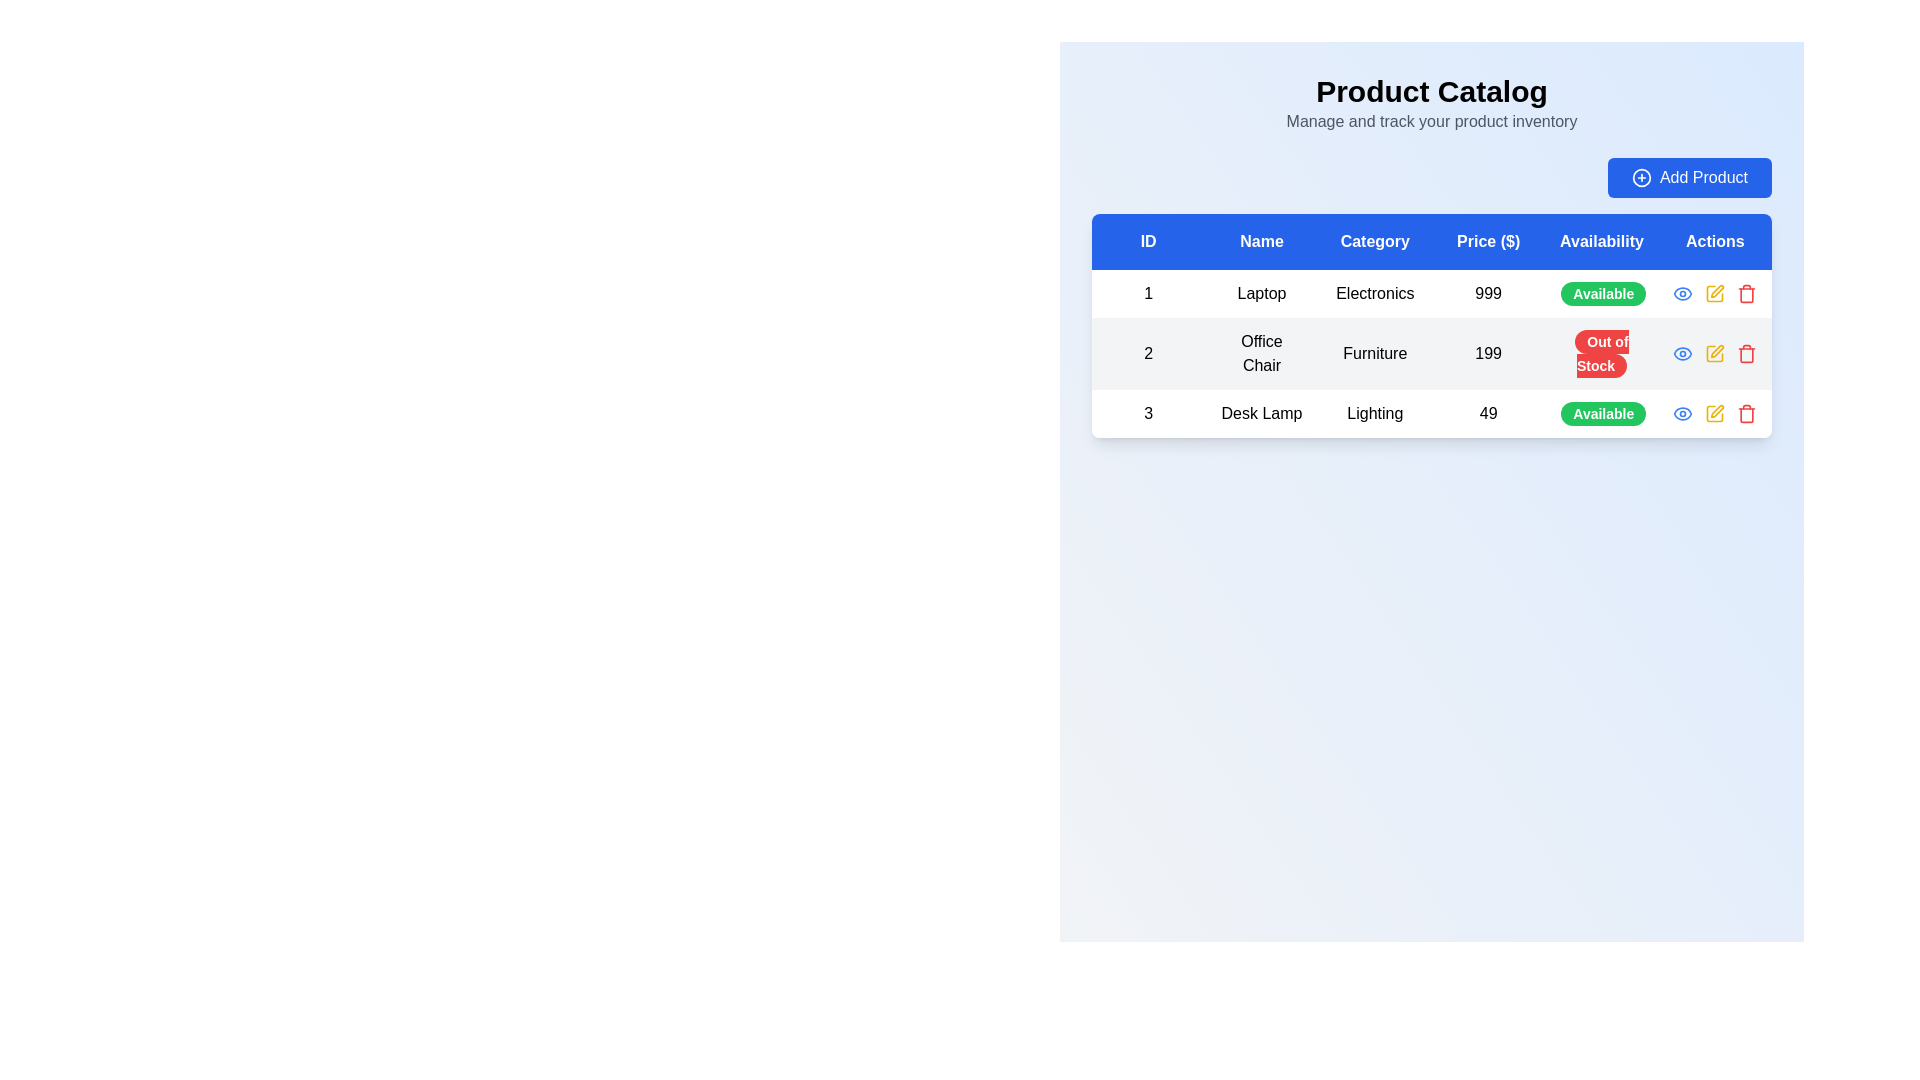 Image resolution: width=1920 pixels, height=1080 pixels. What do you see at coordinates (1714, 353) in the screenshot?
I see `the edit button icon in the Actions column of the second row of the table` at bounding box center [1714, 353].